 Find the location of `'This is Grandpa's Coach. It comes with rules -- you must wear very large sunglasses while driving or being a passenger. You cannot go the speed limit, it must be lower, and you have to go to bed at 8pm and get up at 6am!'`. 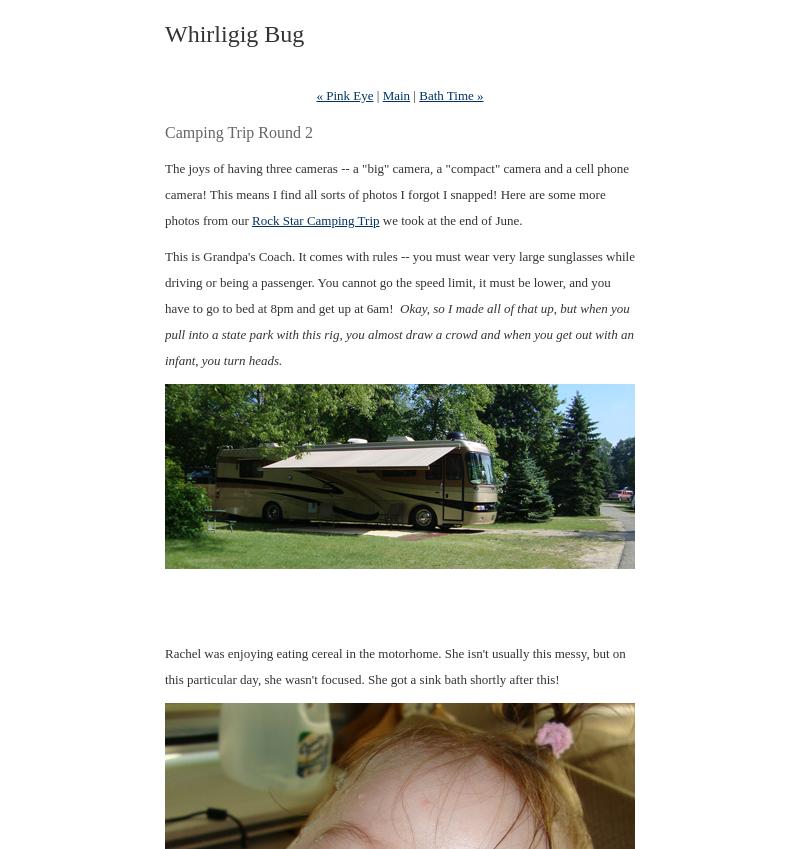

'This is Grandpa's Coach. It comes with rules -- you must wear very large sunglasses while driving or being a passenger. You cannot go the speed limit, it must be lower, and you have to go to bed at 8pm and get up at 6am!' is located at coordinates (164, 282).